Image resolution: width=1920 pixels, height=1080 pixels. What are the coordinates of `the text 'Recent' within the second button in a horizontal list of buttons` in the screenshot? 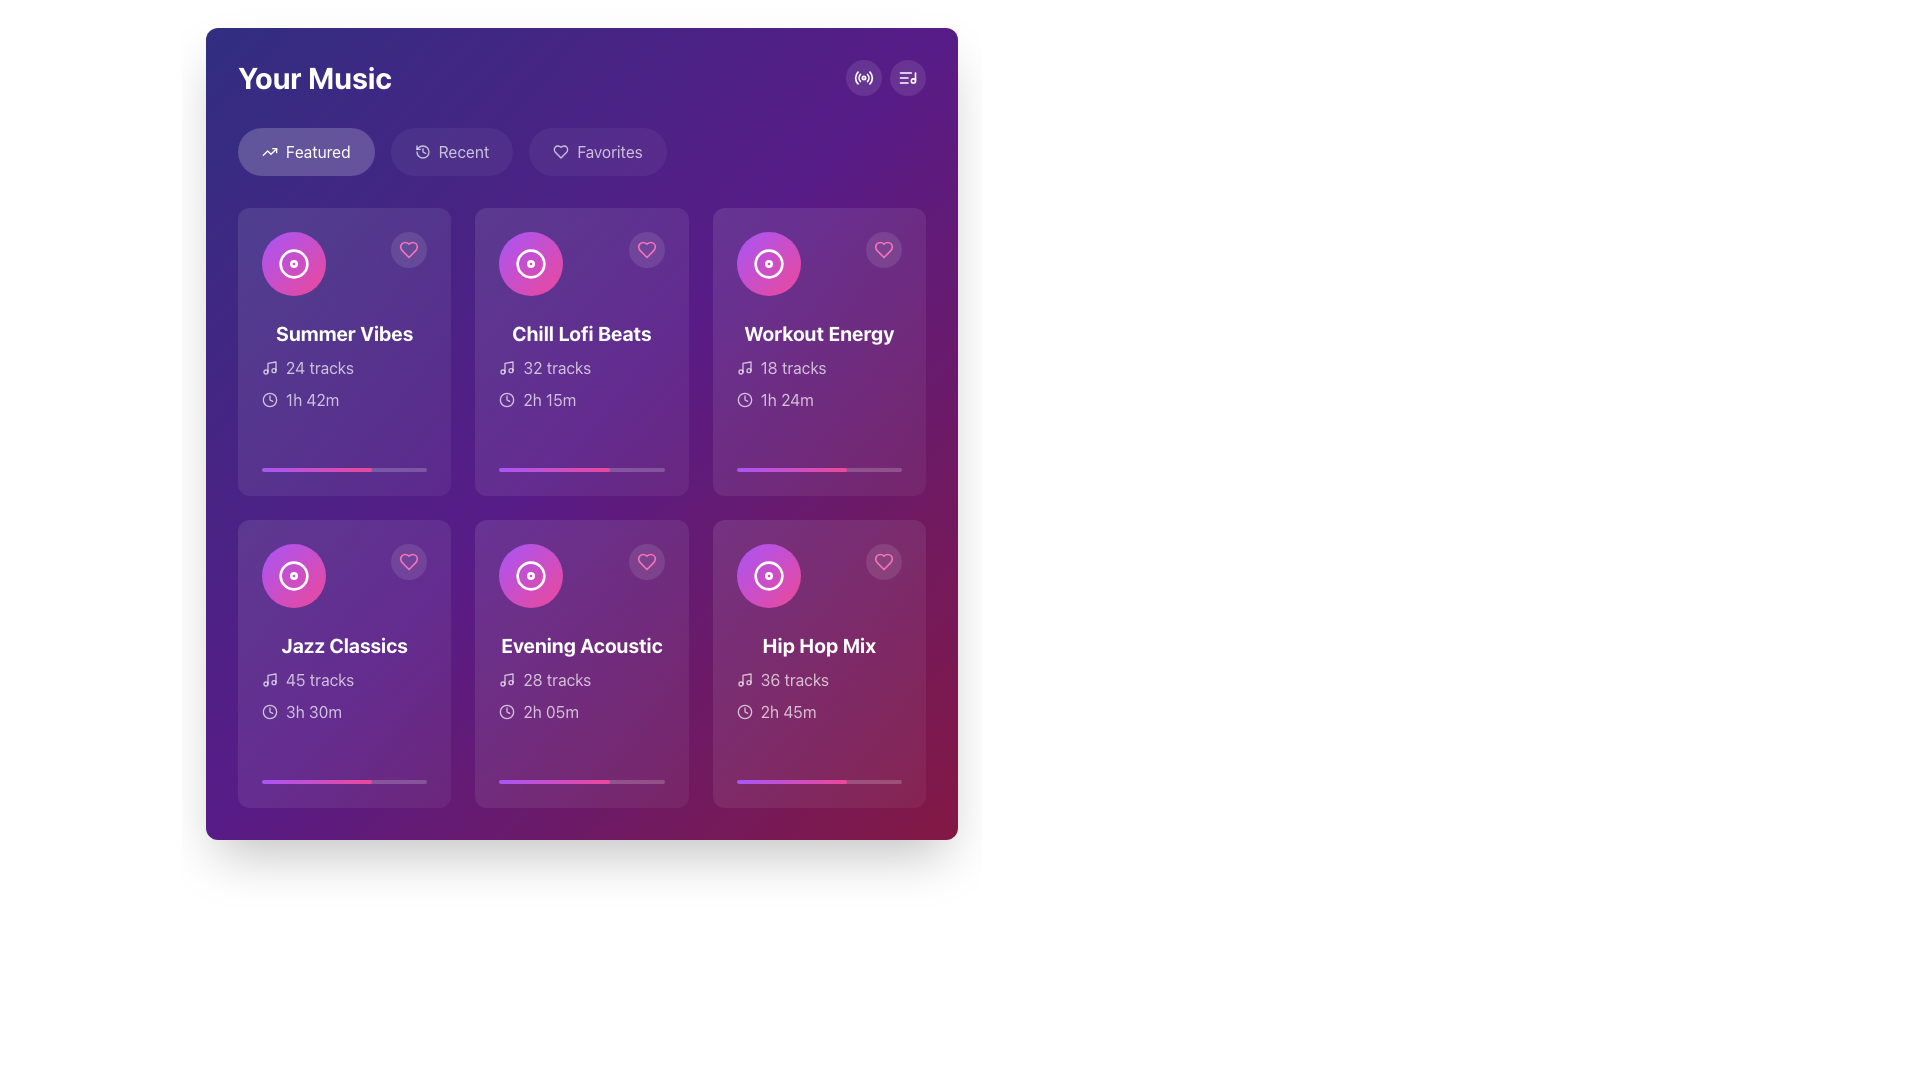 It's located at (463, 150).